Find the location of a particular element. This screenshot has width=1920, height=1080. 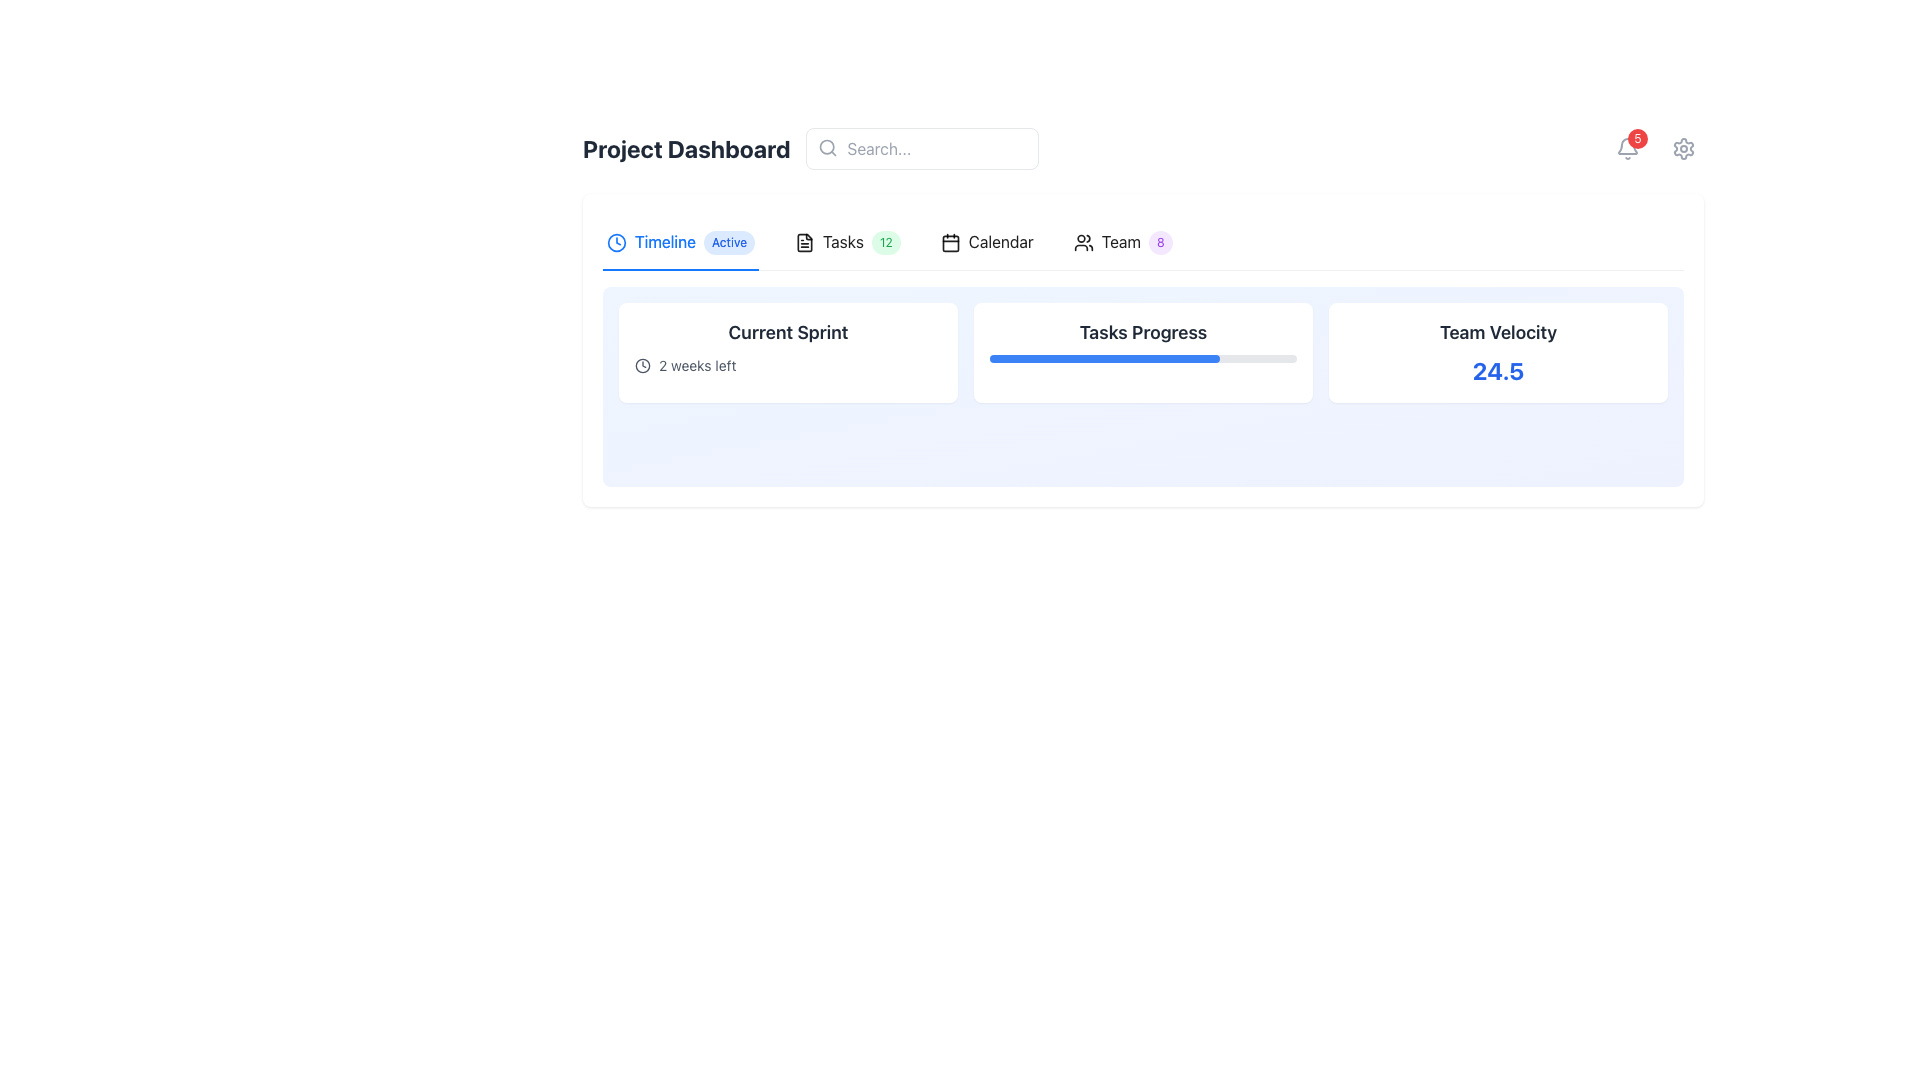

the small, circular magnifying glass icon with a gray outline located within the search bar in the header section, which signifies search functionality is located at coordinates (828, 146).